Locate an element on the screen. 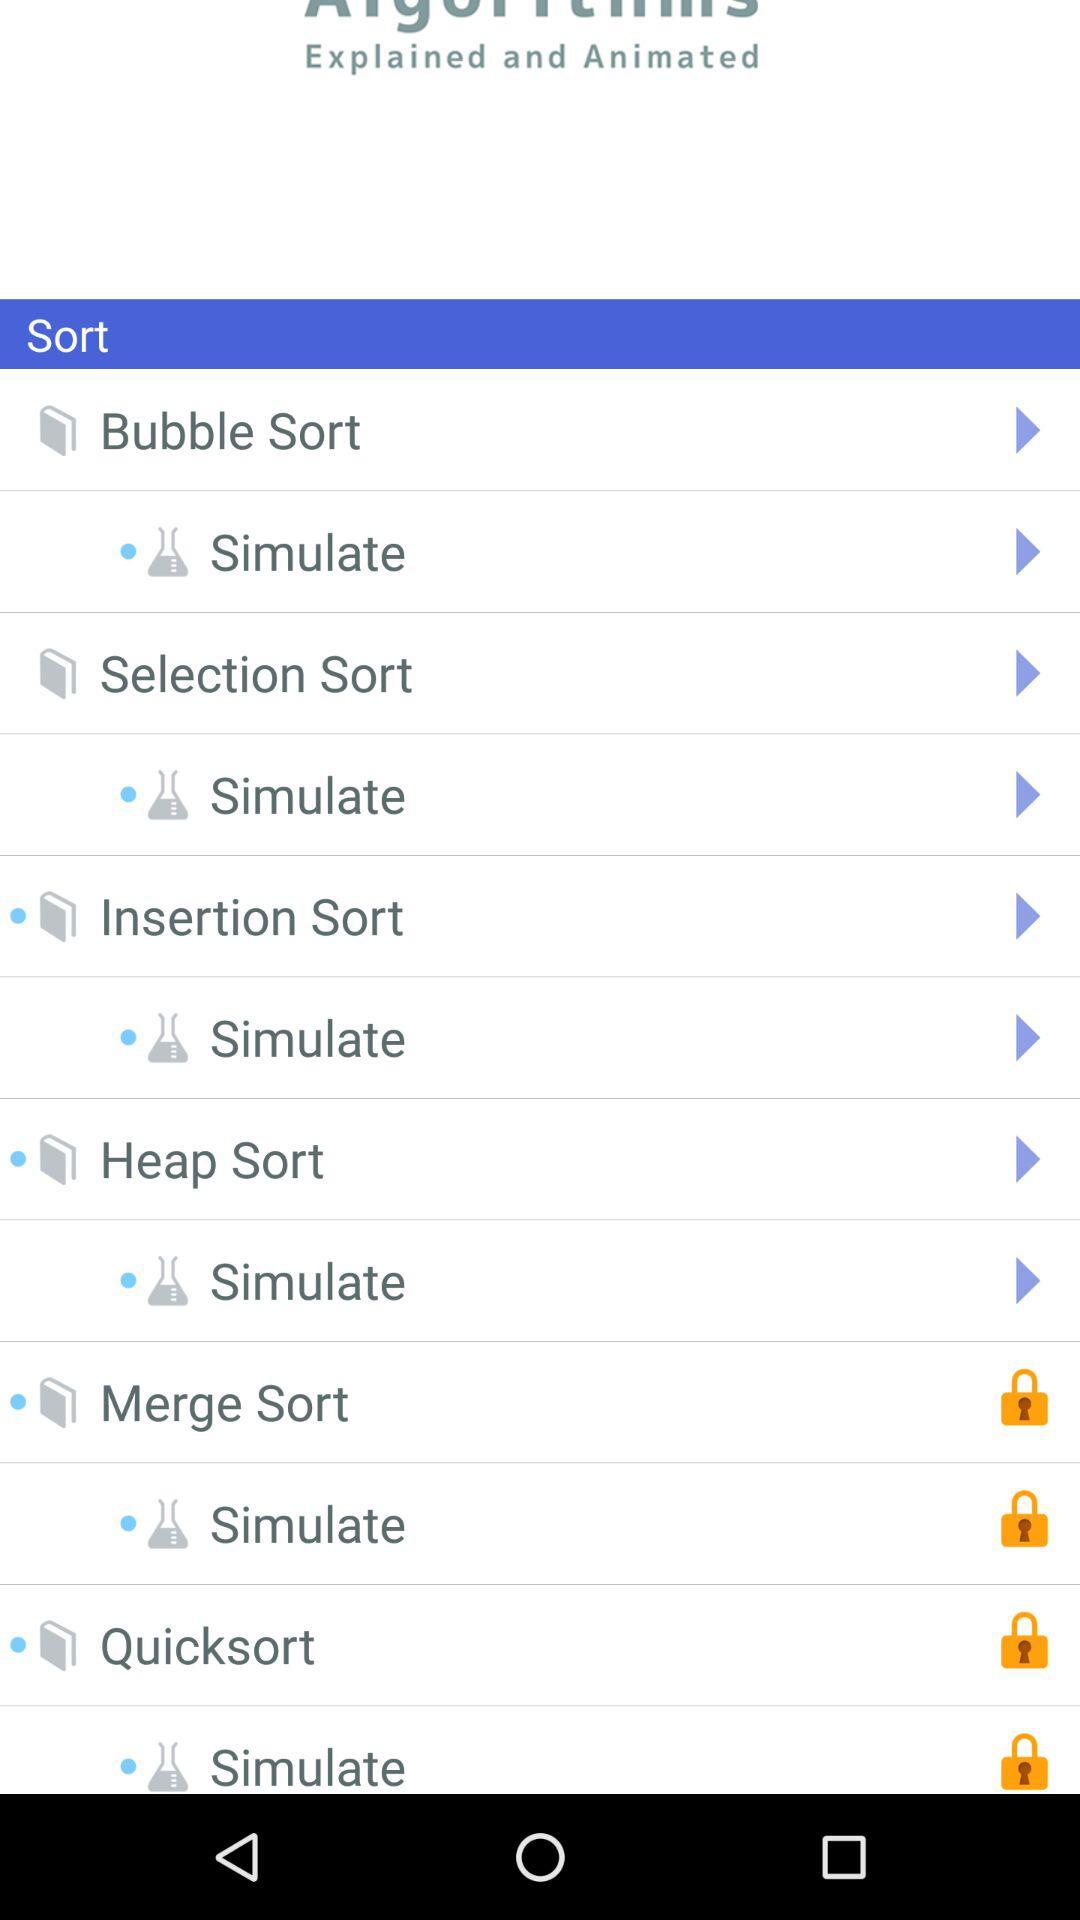 This screenshot has width=1080, height=1920. the quicksort is located at coordinates (207, 1645).